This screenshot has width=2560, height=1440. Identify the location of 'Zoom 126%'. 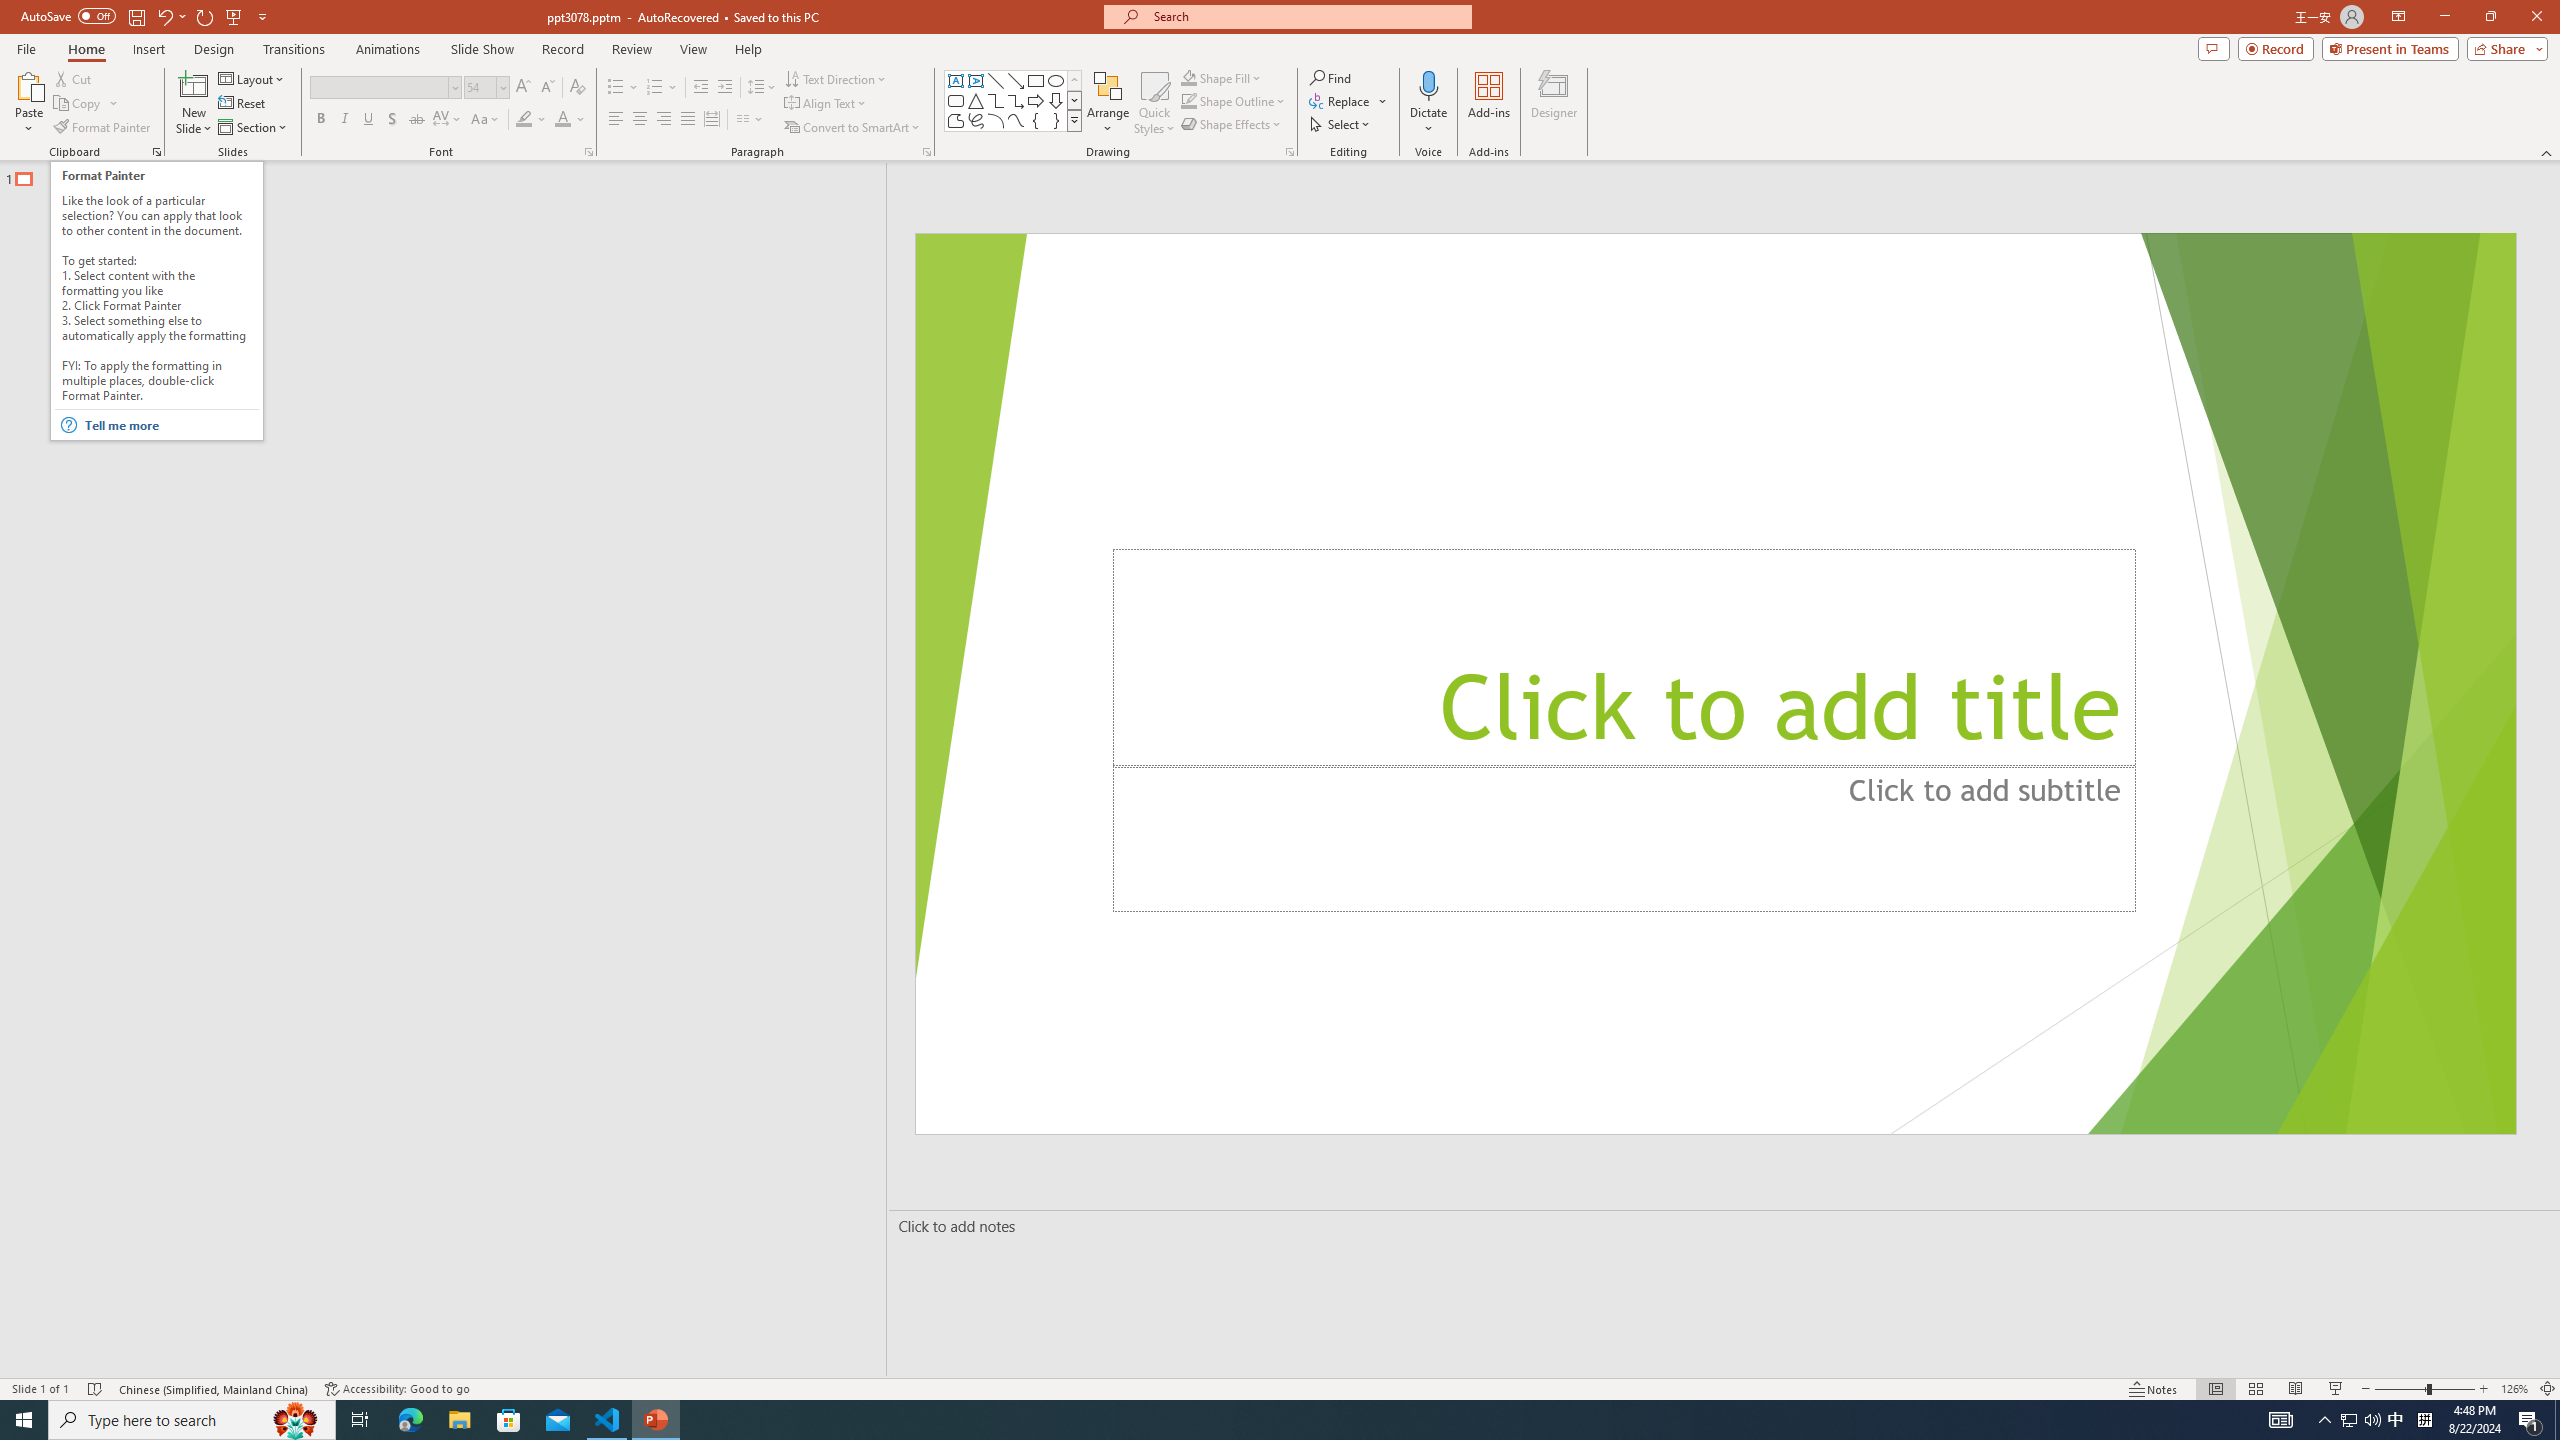
(2515, 1389).